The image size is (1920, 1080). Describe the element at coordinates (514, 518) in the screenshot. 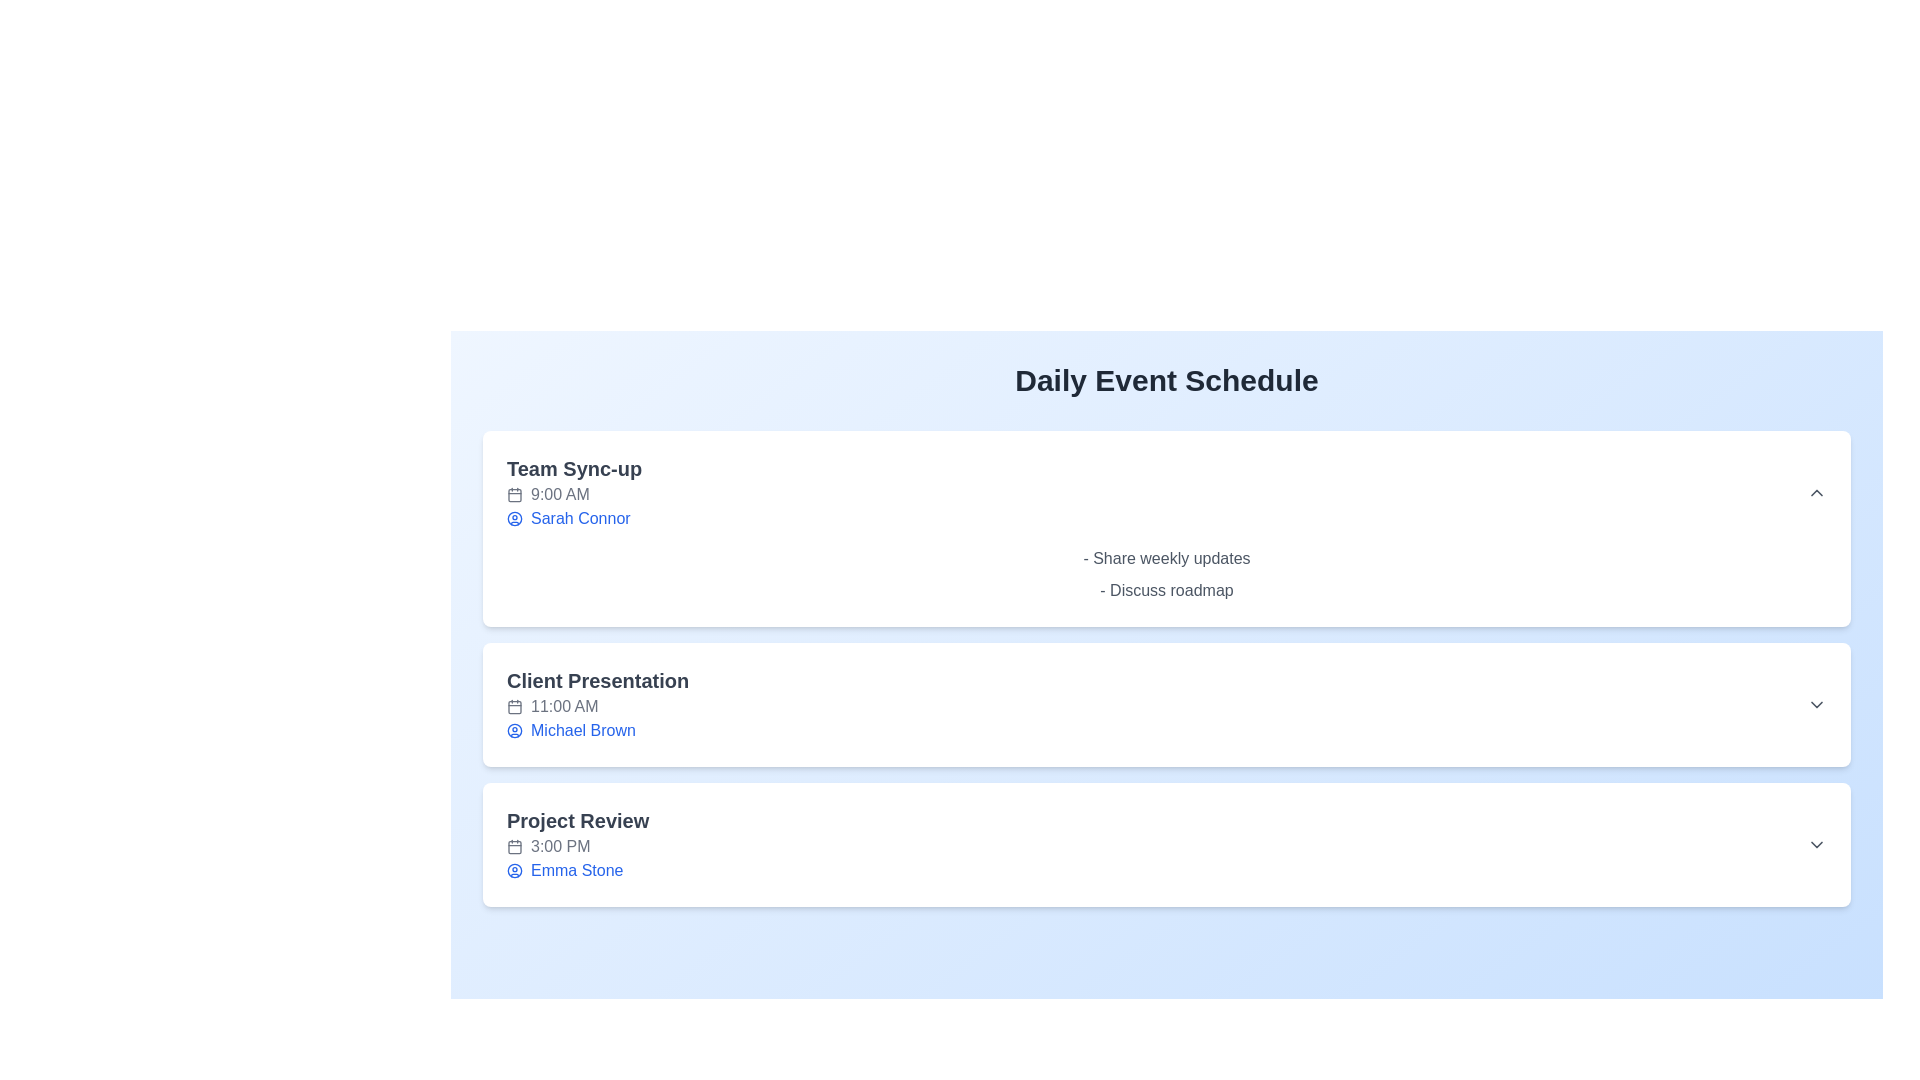

I see `the outermost circular component of the SVG graphic within the 'Team Sync-up' event card` at that location.